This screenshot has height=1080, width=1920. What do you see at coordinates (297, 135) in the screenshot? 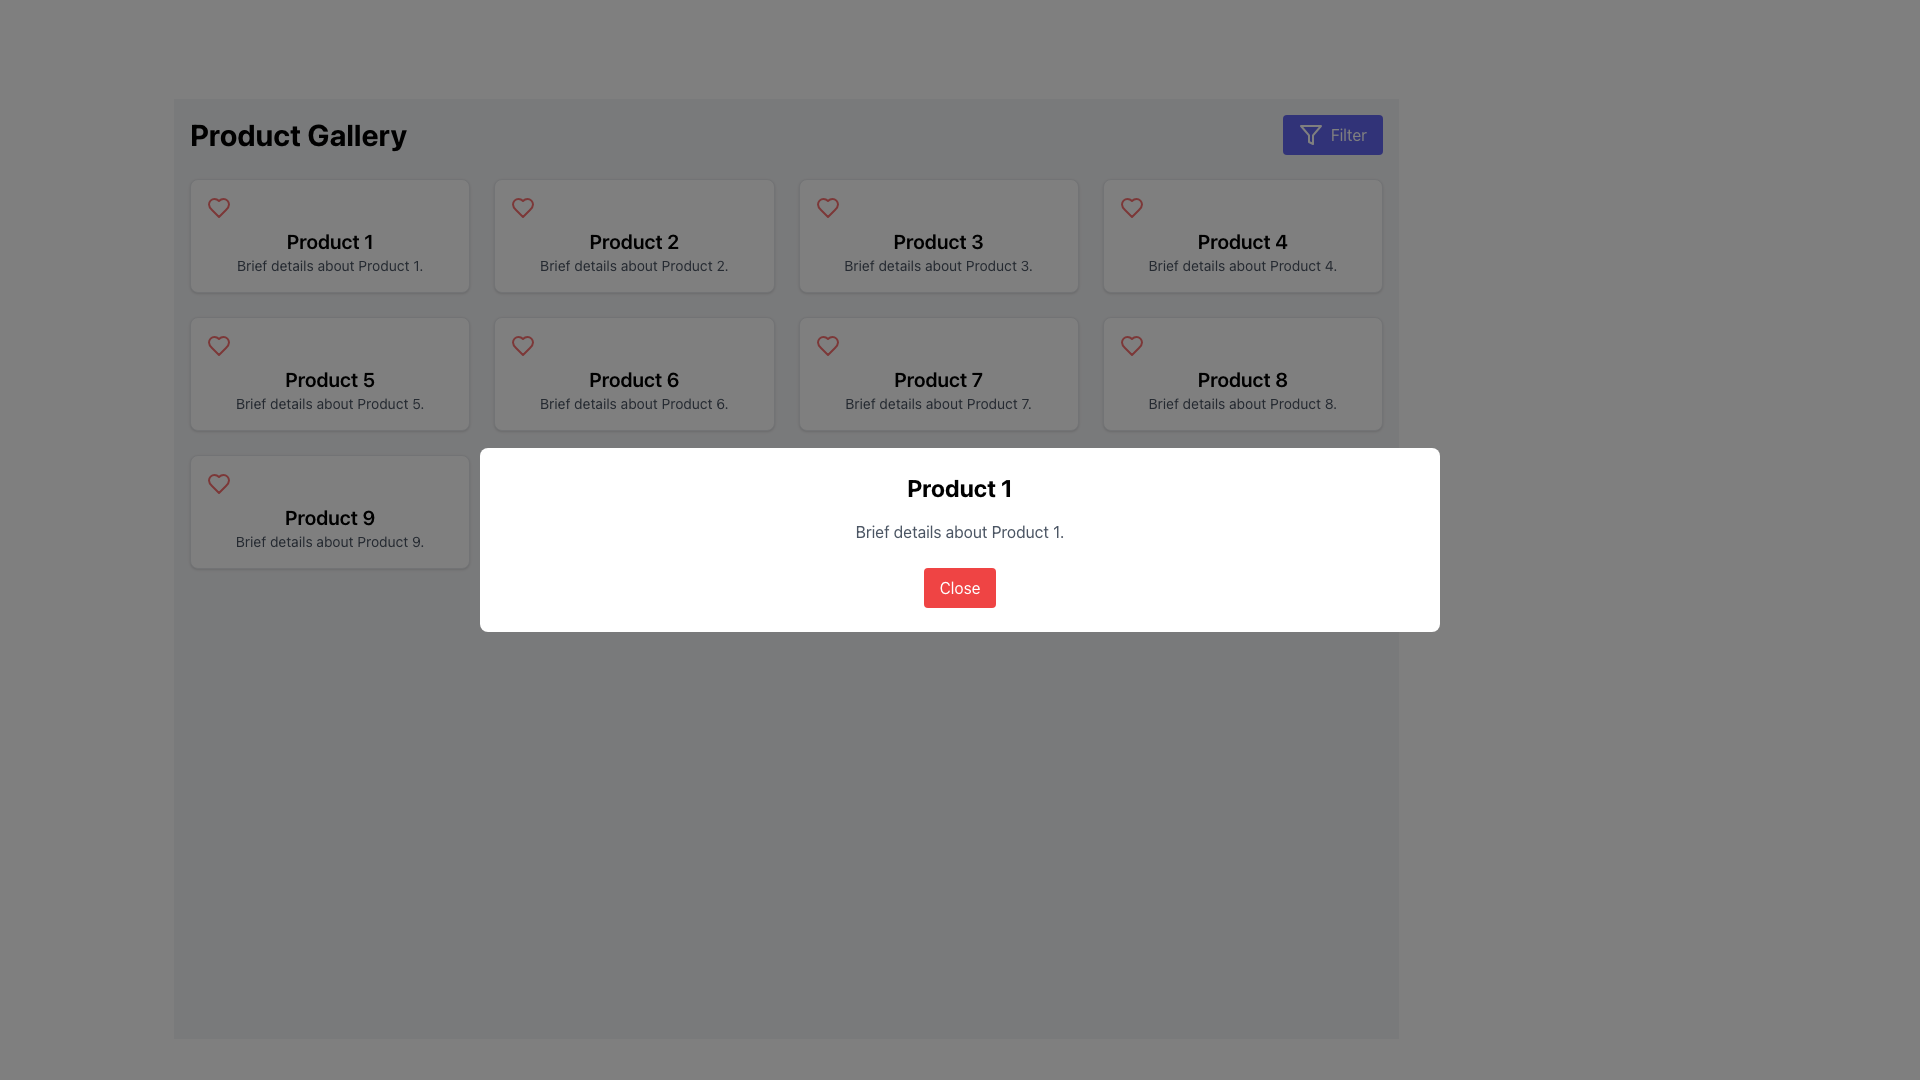
I see `the Heading or Text Label which serves as the title for the product gallery section, located at the top-left of the interface` at bounding box center [297, 135].